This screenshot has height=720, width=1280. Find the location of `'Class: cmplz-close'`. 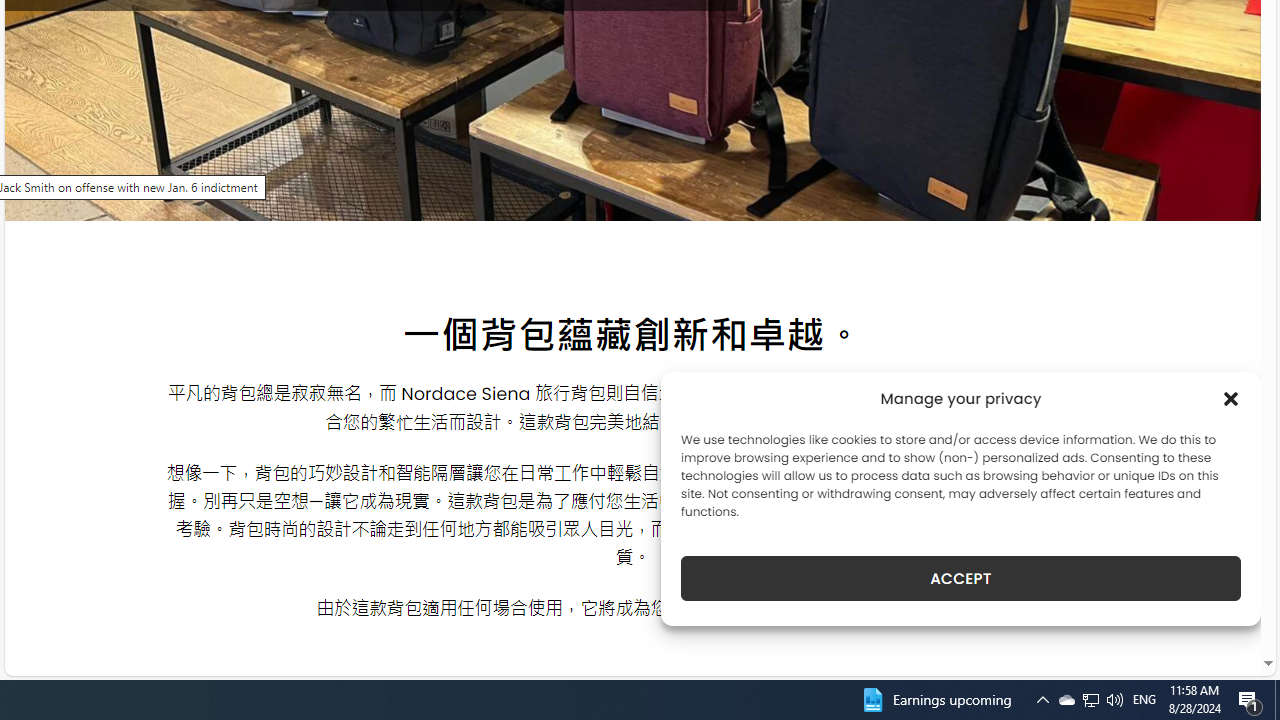

'Class: cmplz-close' is located at coordinates (1230, 398).